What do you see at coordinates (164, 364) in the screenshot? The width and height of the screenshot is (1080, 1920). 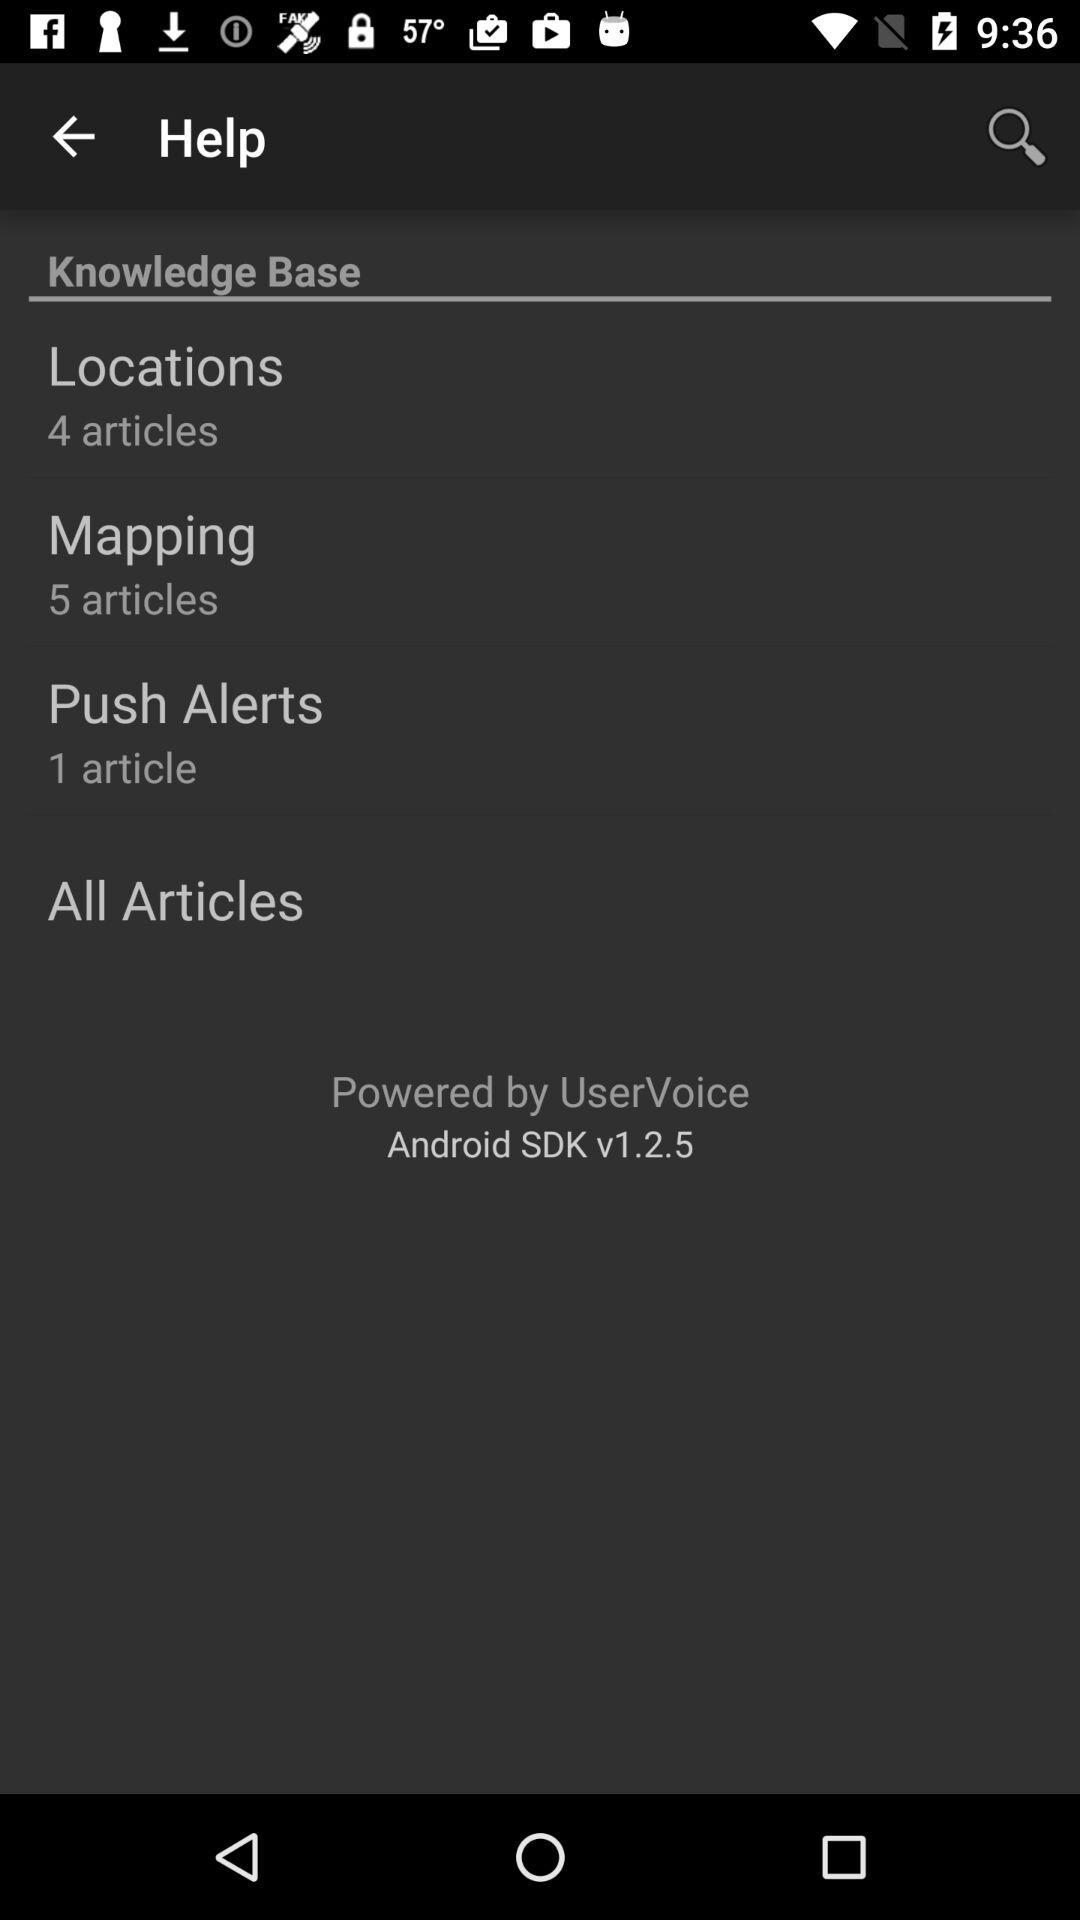 I see `the icon above the 4 articles icon` at bounding box center [164, 364].